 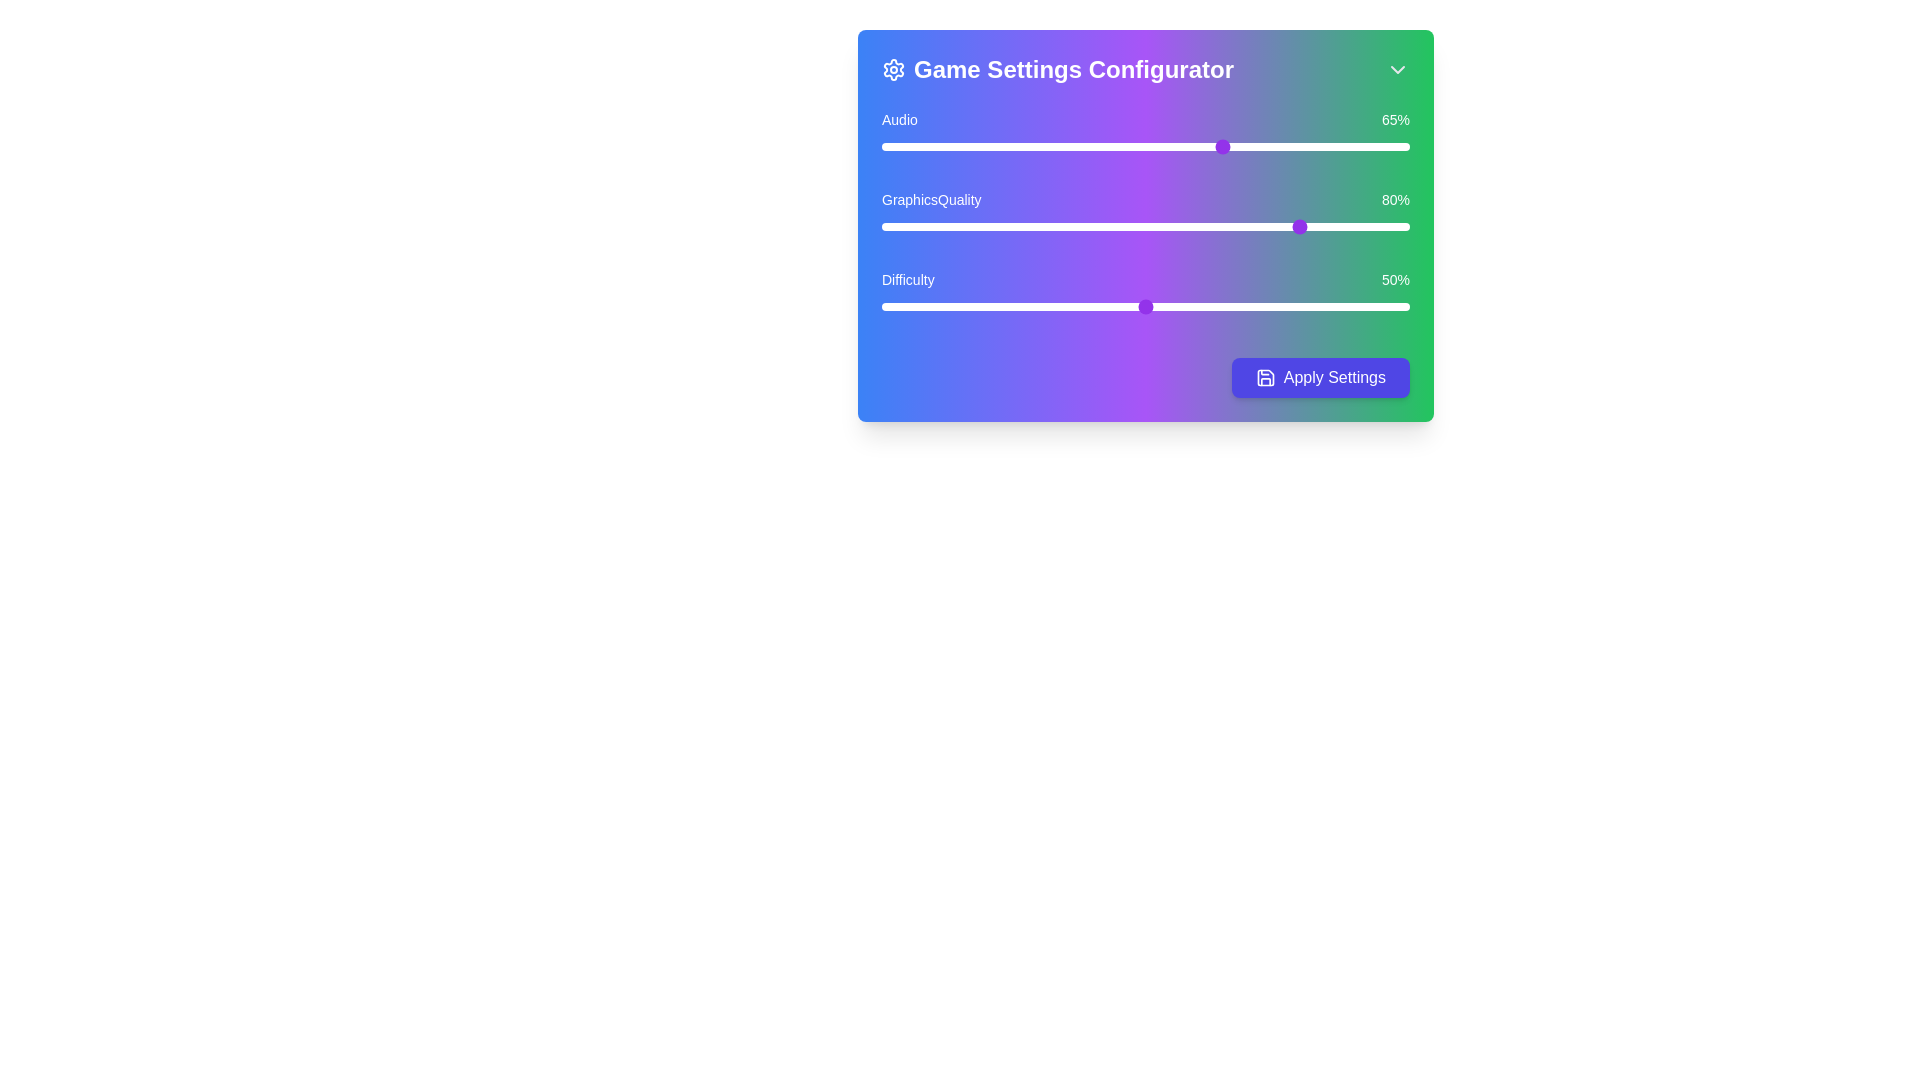 What do you see at coordinates (892, 68) in the screenshot?
I see `the settings gear icon located in the top-left corner of the header bar` at bounding box center [892, 68].